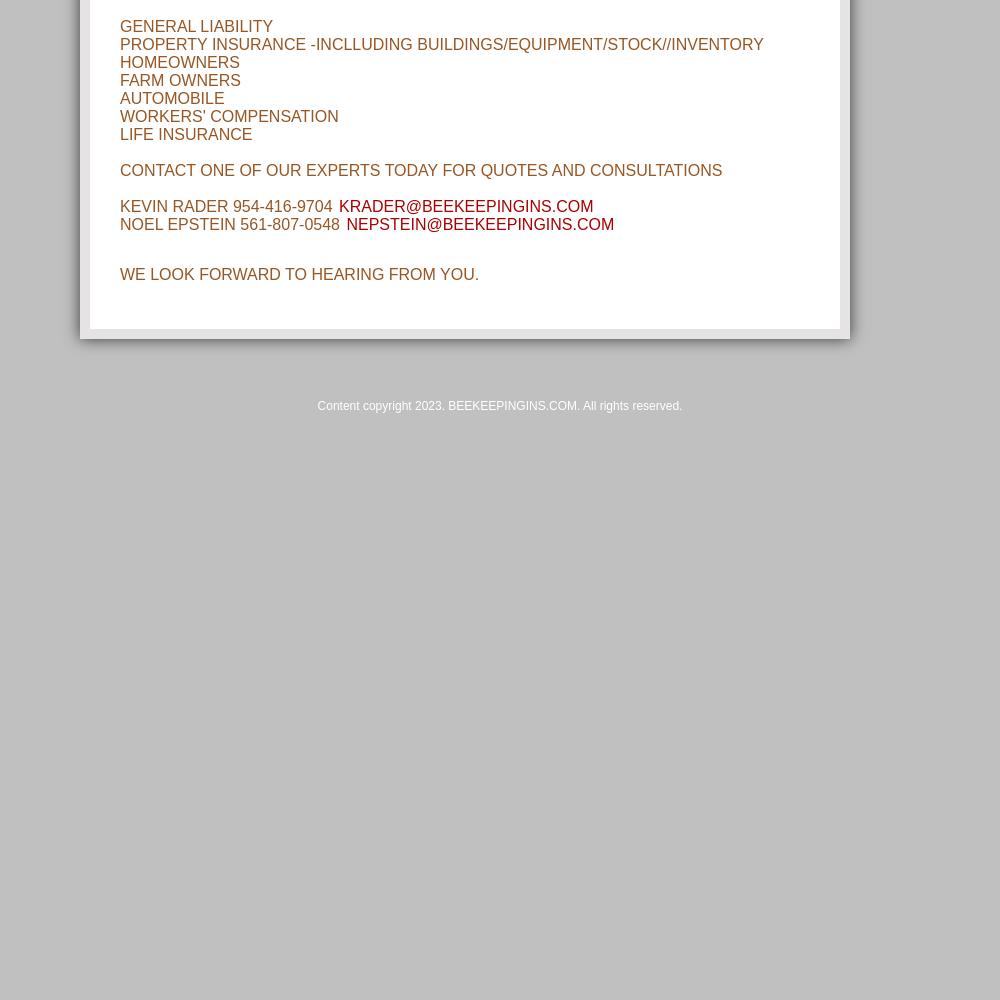  What do you see at coordinates (180, 79) in the screenshot?
I see `'FARM OWNERS'` at bounding box center [180, 79].